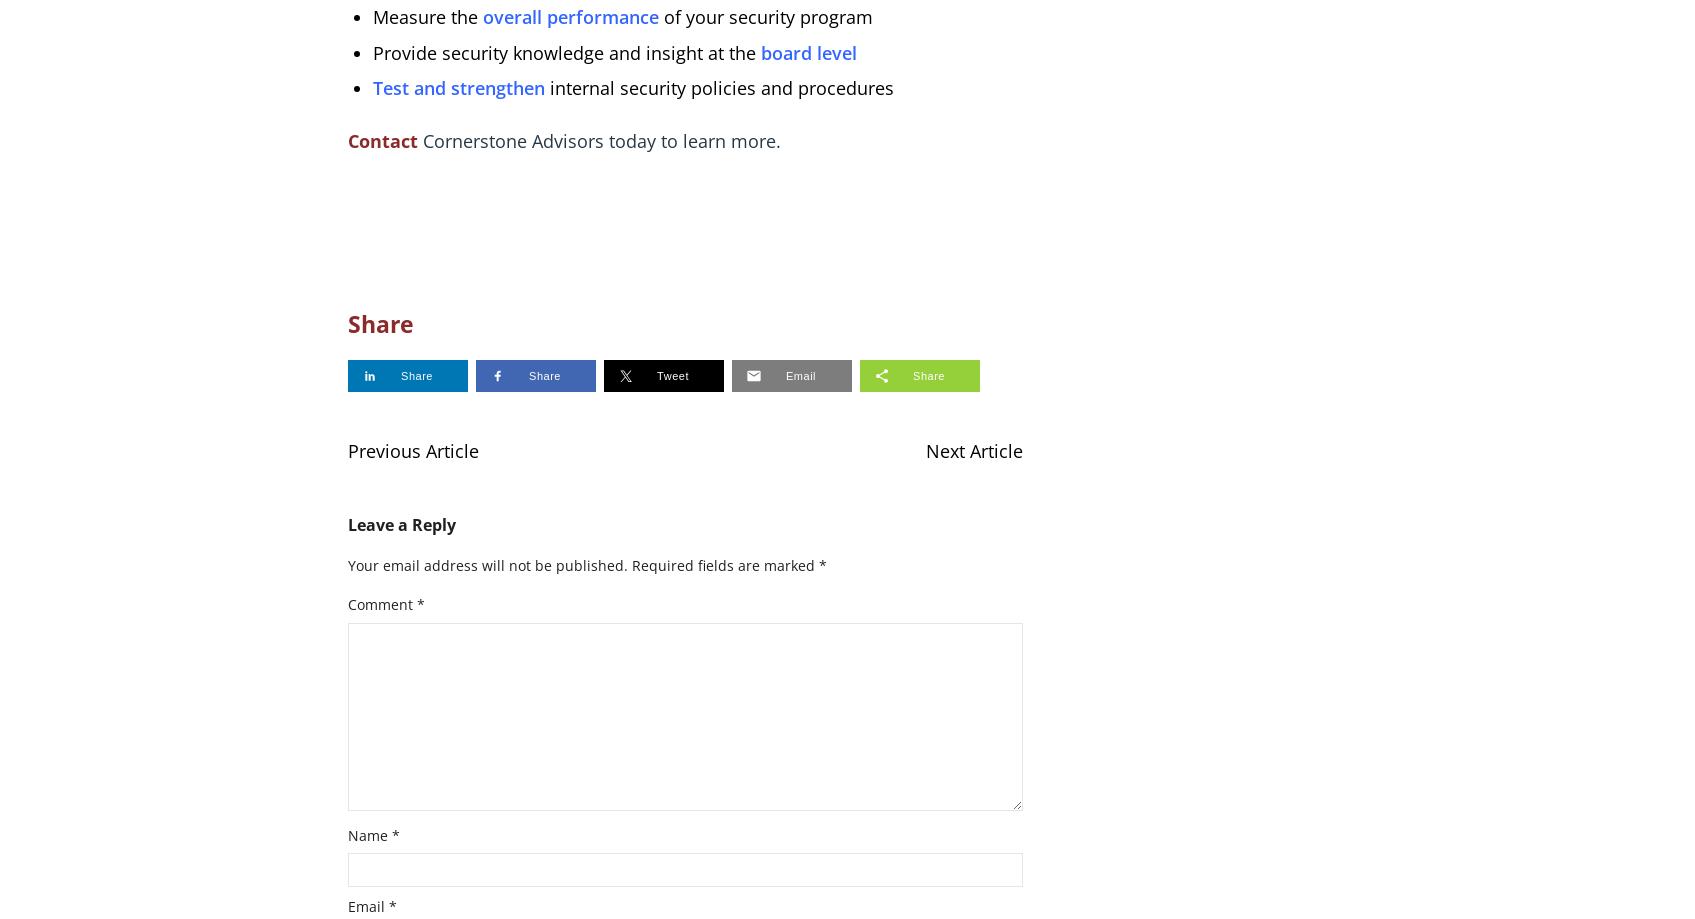 This screenshot has height=919, width=1695. I want to click on 'Required fields are marked', so click(723, 564).